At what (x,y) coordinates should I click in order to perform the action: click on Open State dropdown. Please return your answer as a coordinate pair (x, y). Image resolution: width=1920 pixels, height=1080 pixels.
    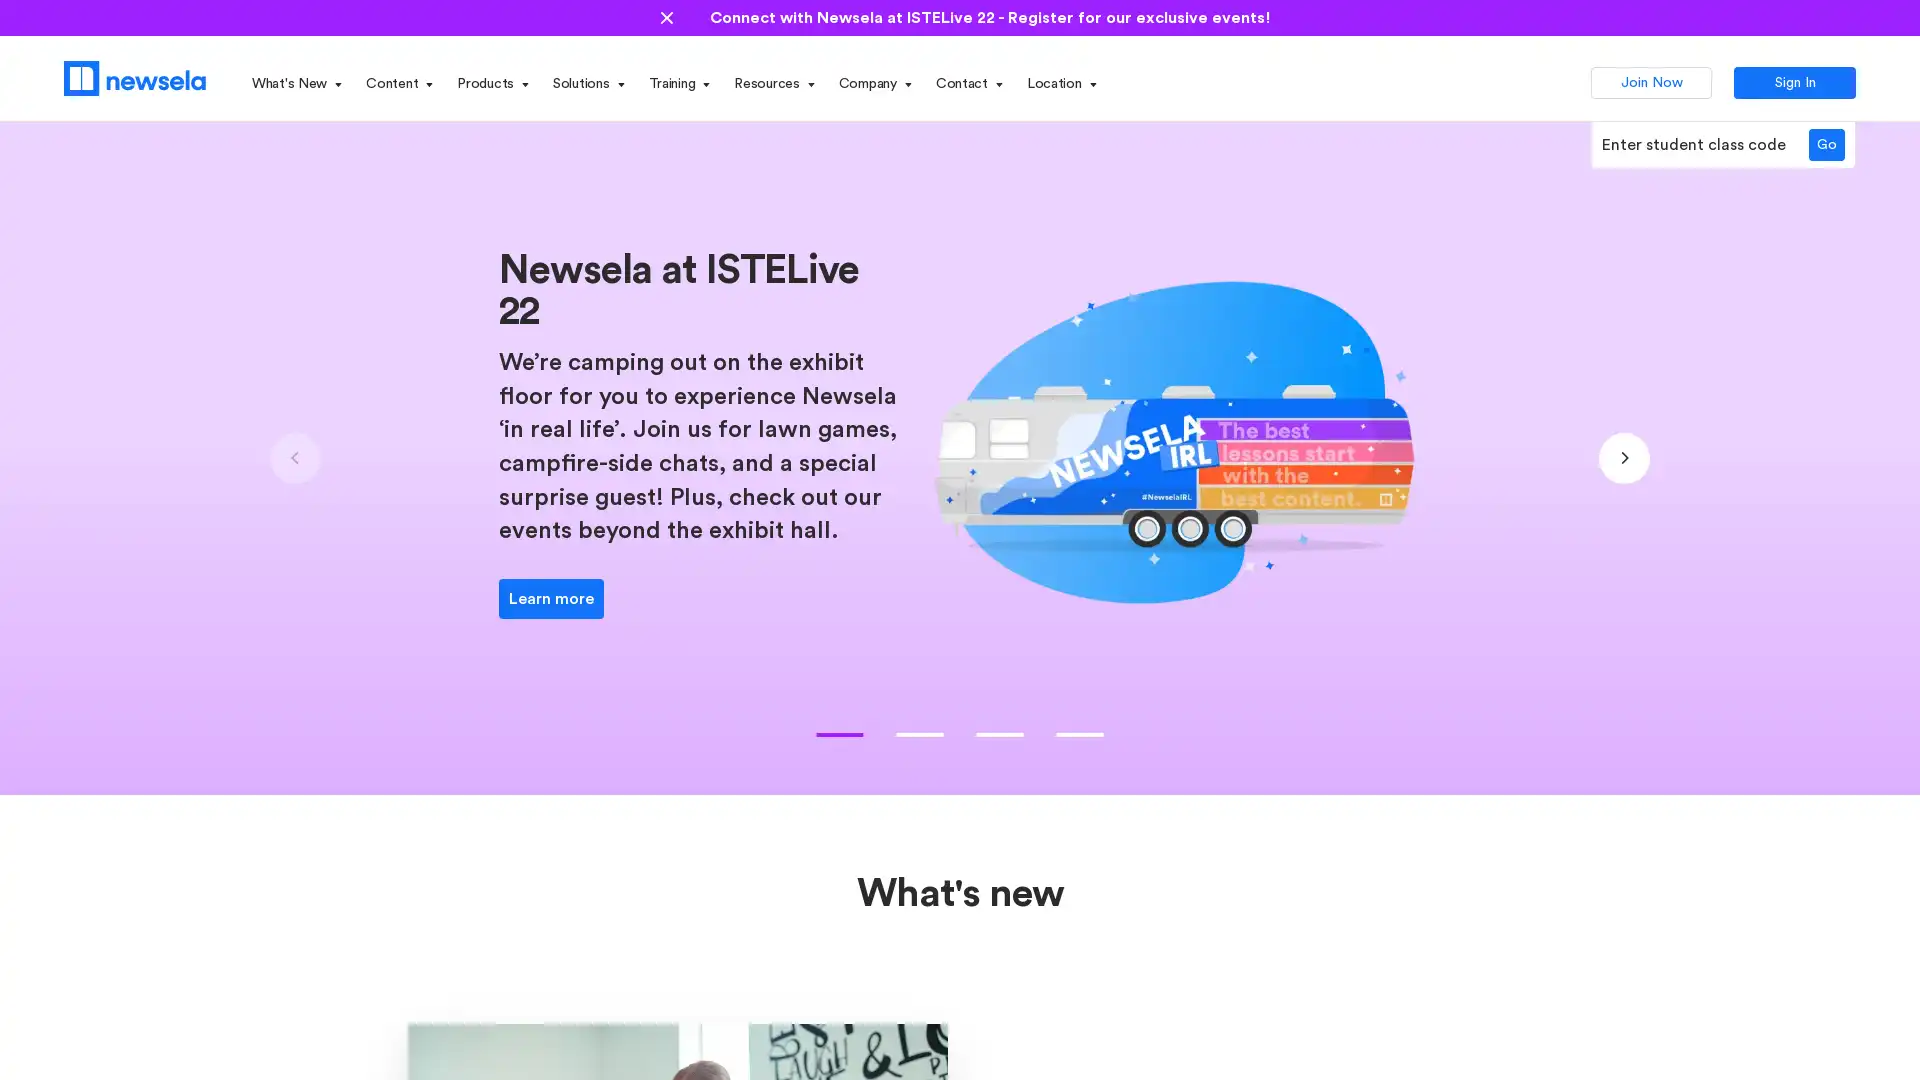
    Looking at the image, I should click on (1093, 82).